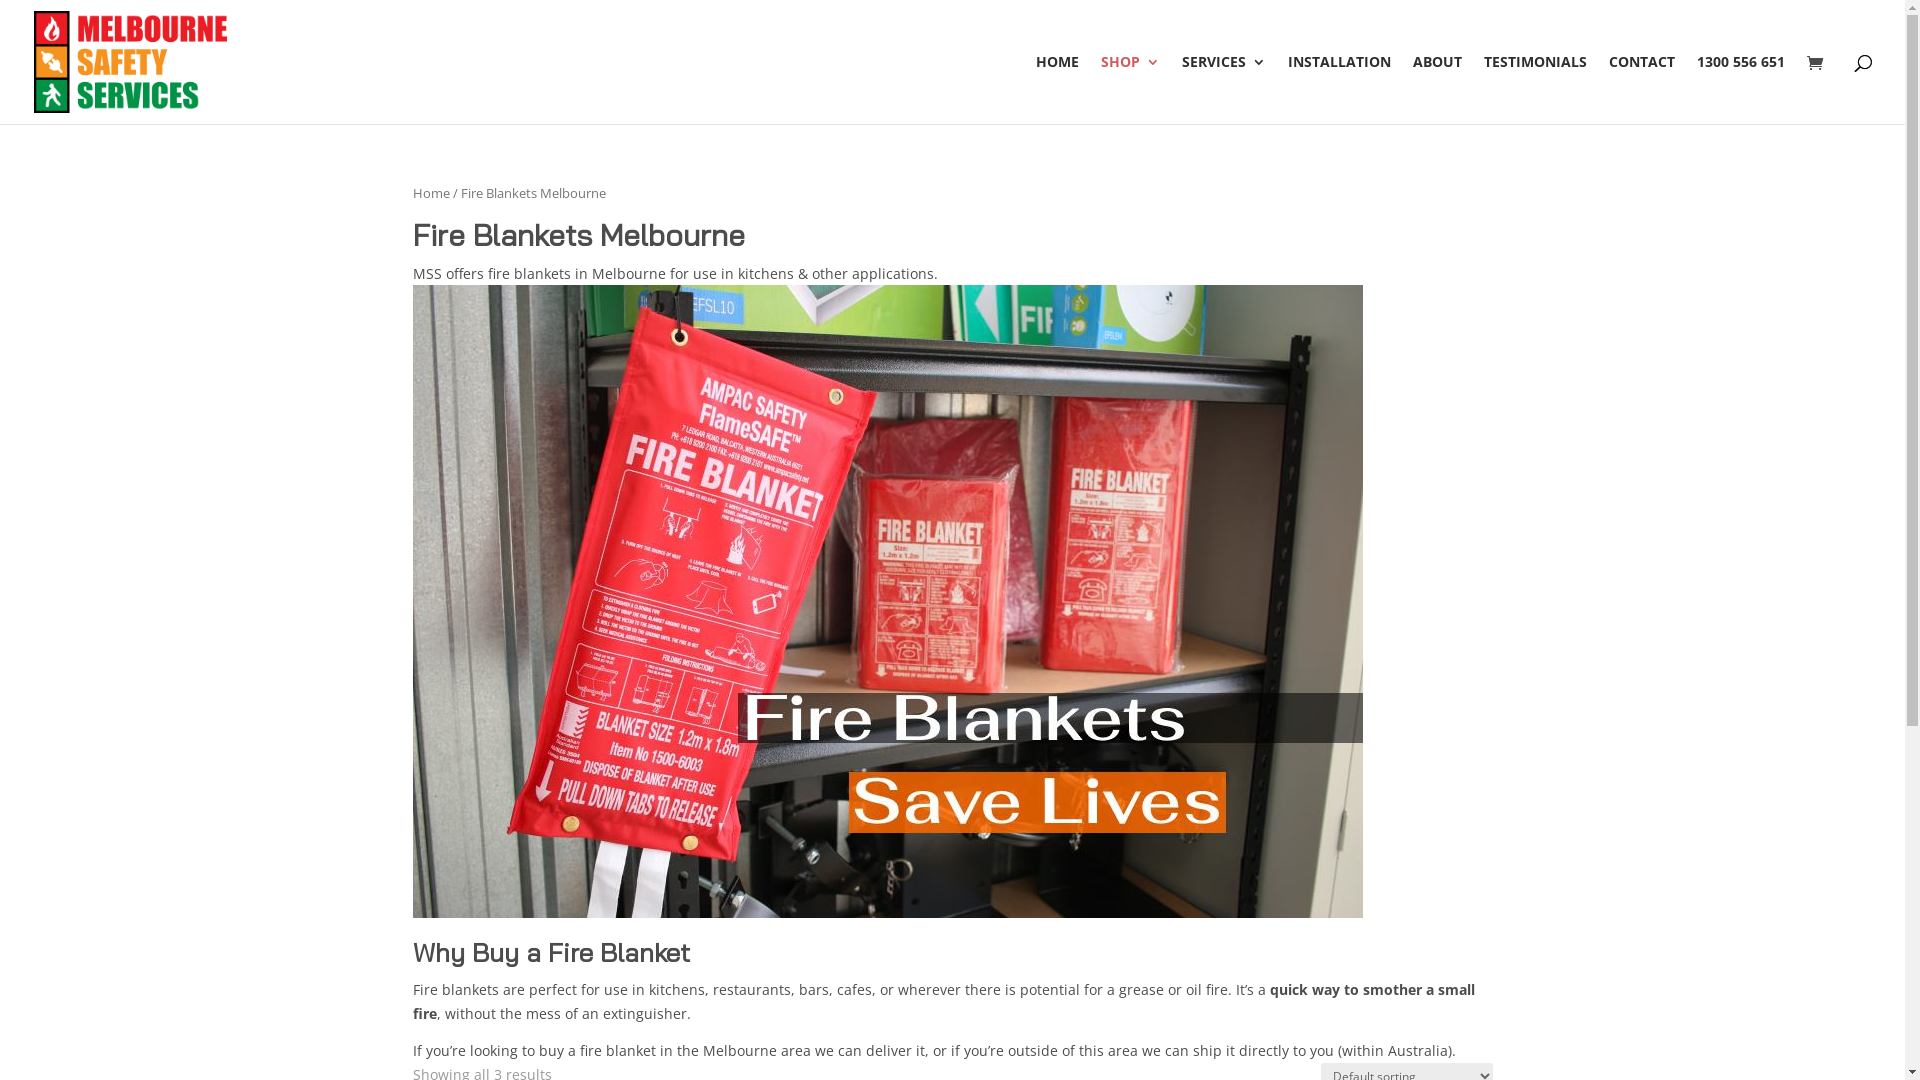  Describe the element at coordinates (1740, 88) in the screenshot. I see `'1300 556 651'` at that location.